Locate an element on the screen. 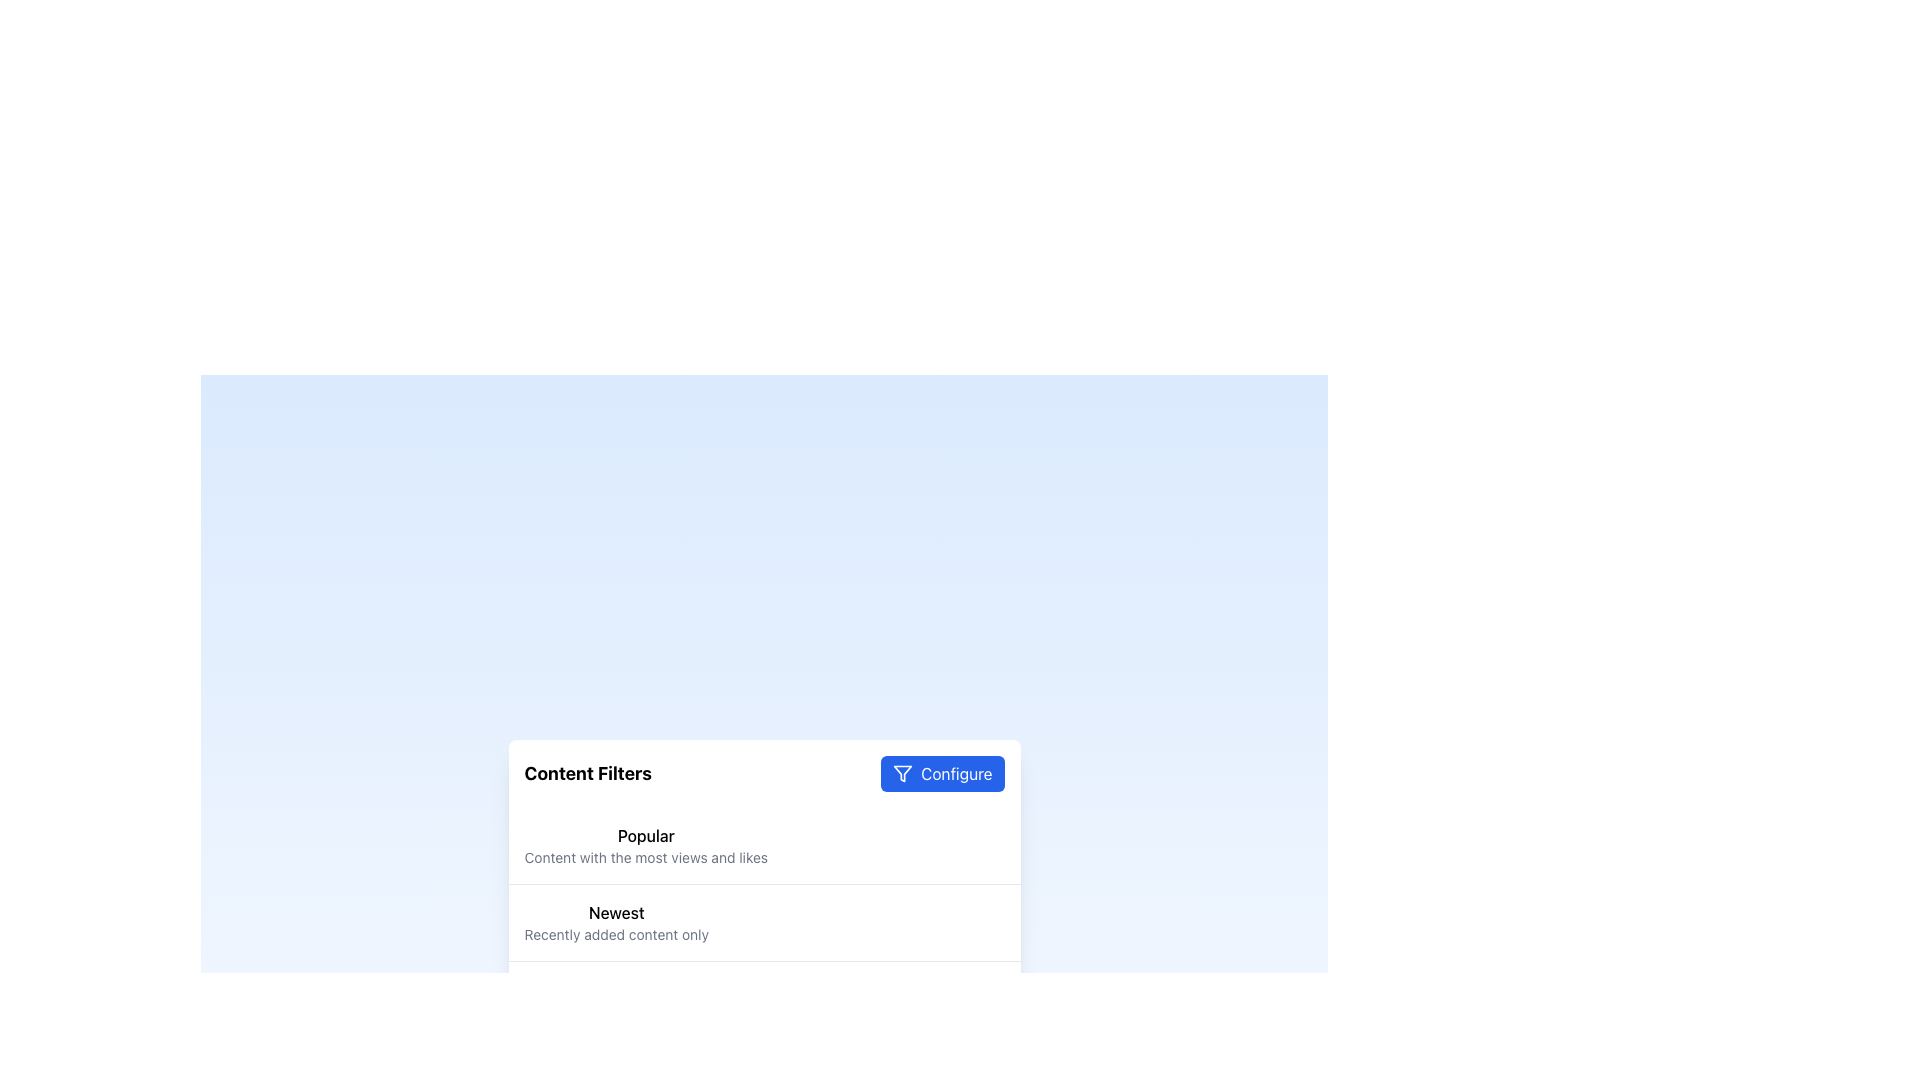 Image resolution: width=1920 pixels, height=1080 pixels. the Text block with hierarchical styling that indicates a filtering option for popular content, located within the 'Content Filters' section, directly beneath the header text is located at coordinates (646, 845).